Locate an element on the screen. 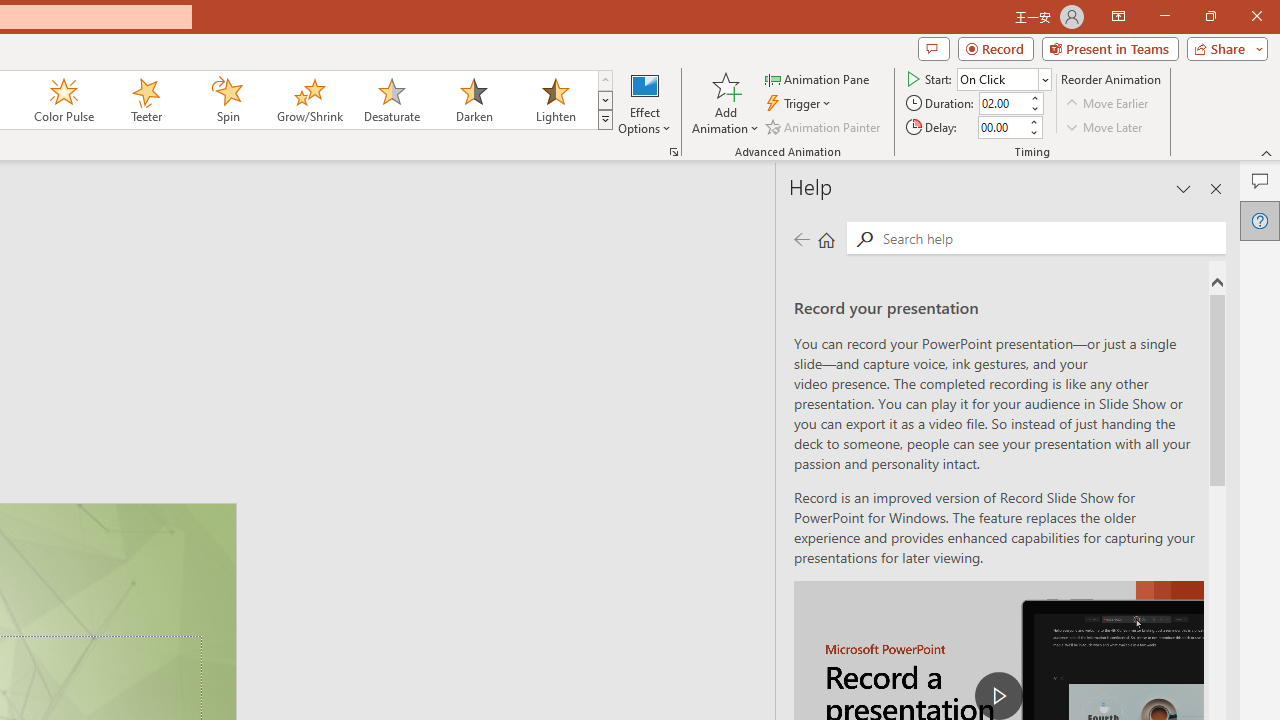 Image resolution: width=1280 pixels, height=720 pixels. 'Color Pulse' is located at coordinates (64, 100).